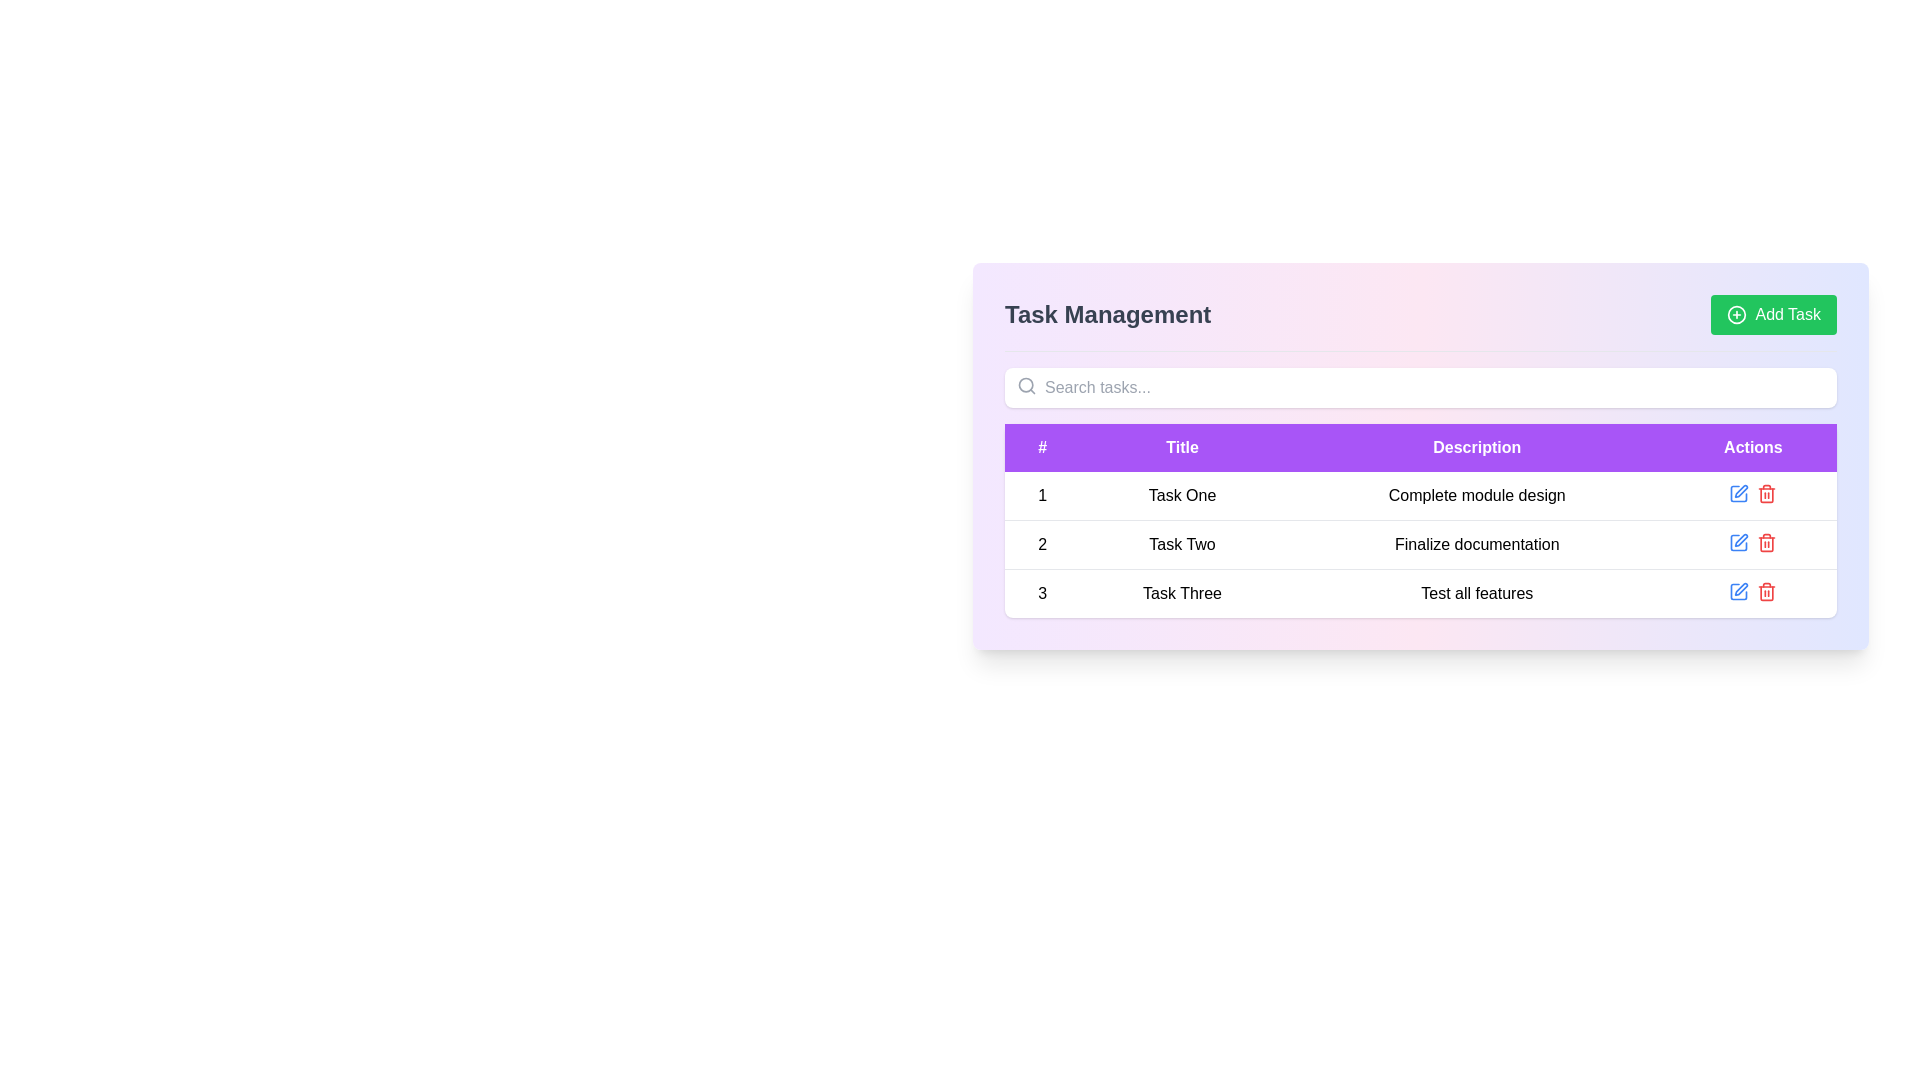  I want to click on the pen icon associated with editing functionality in the 'Actions' column of the task management table for Task One, so click(1741, 491).